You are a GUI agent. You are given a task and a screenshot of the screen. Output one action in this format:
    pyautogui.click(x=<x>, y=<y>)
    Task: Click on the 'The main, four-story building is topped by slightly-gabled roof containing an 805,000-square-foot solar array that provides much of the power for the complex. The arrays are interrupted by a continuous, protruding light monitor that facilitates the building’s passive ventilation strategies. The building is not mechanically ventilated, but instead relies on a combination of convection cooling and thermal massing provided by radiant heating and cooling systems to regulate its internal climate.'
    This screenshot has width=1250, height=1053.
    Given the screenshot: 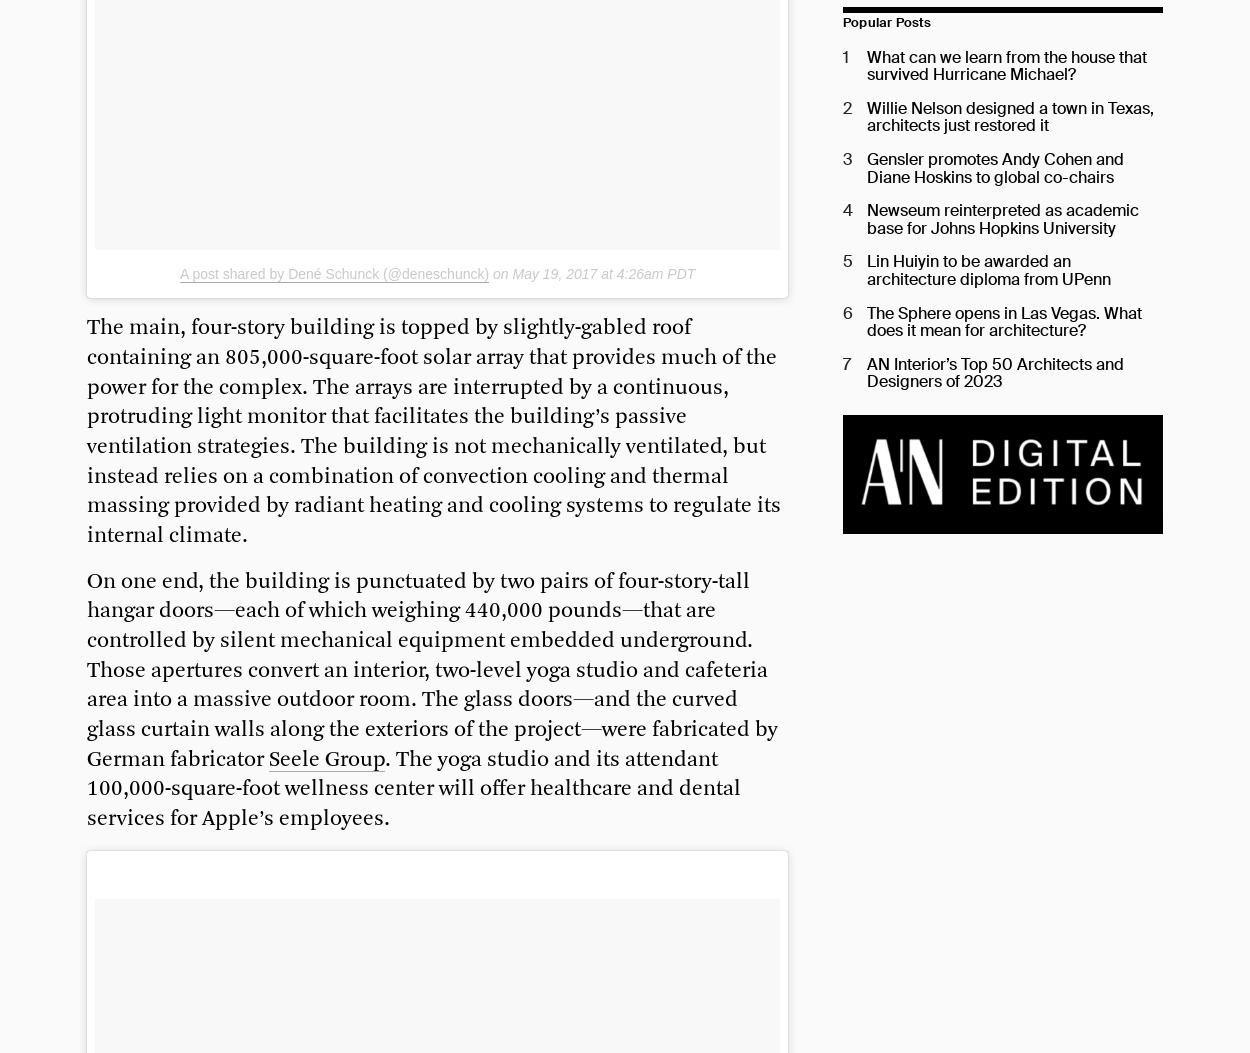 What is the action you would take?
    pyautogui.click(x=434, y=431)
    